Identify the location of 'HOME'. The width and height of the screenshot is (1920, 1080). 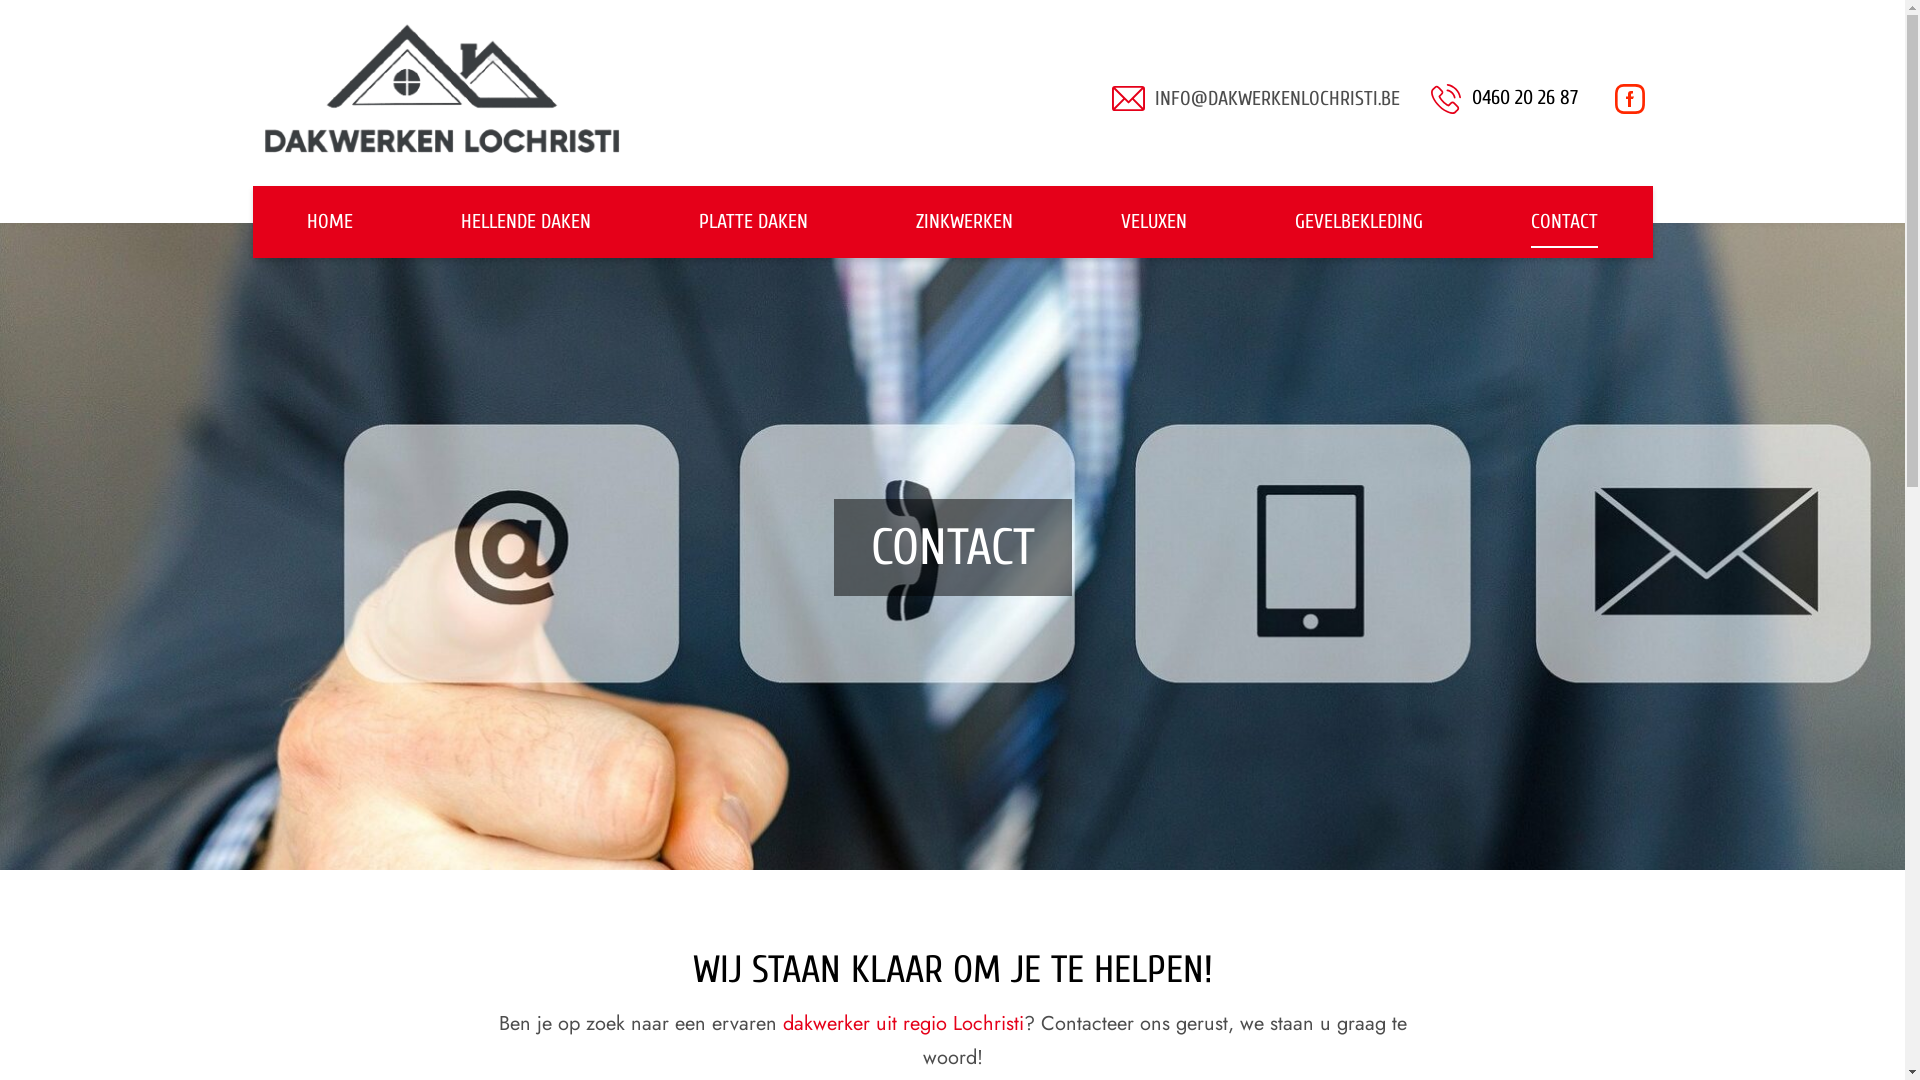
(330, 222).